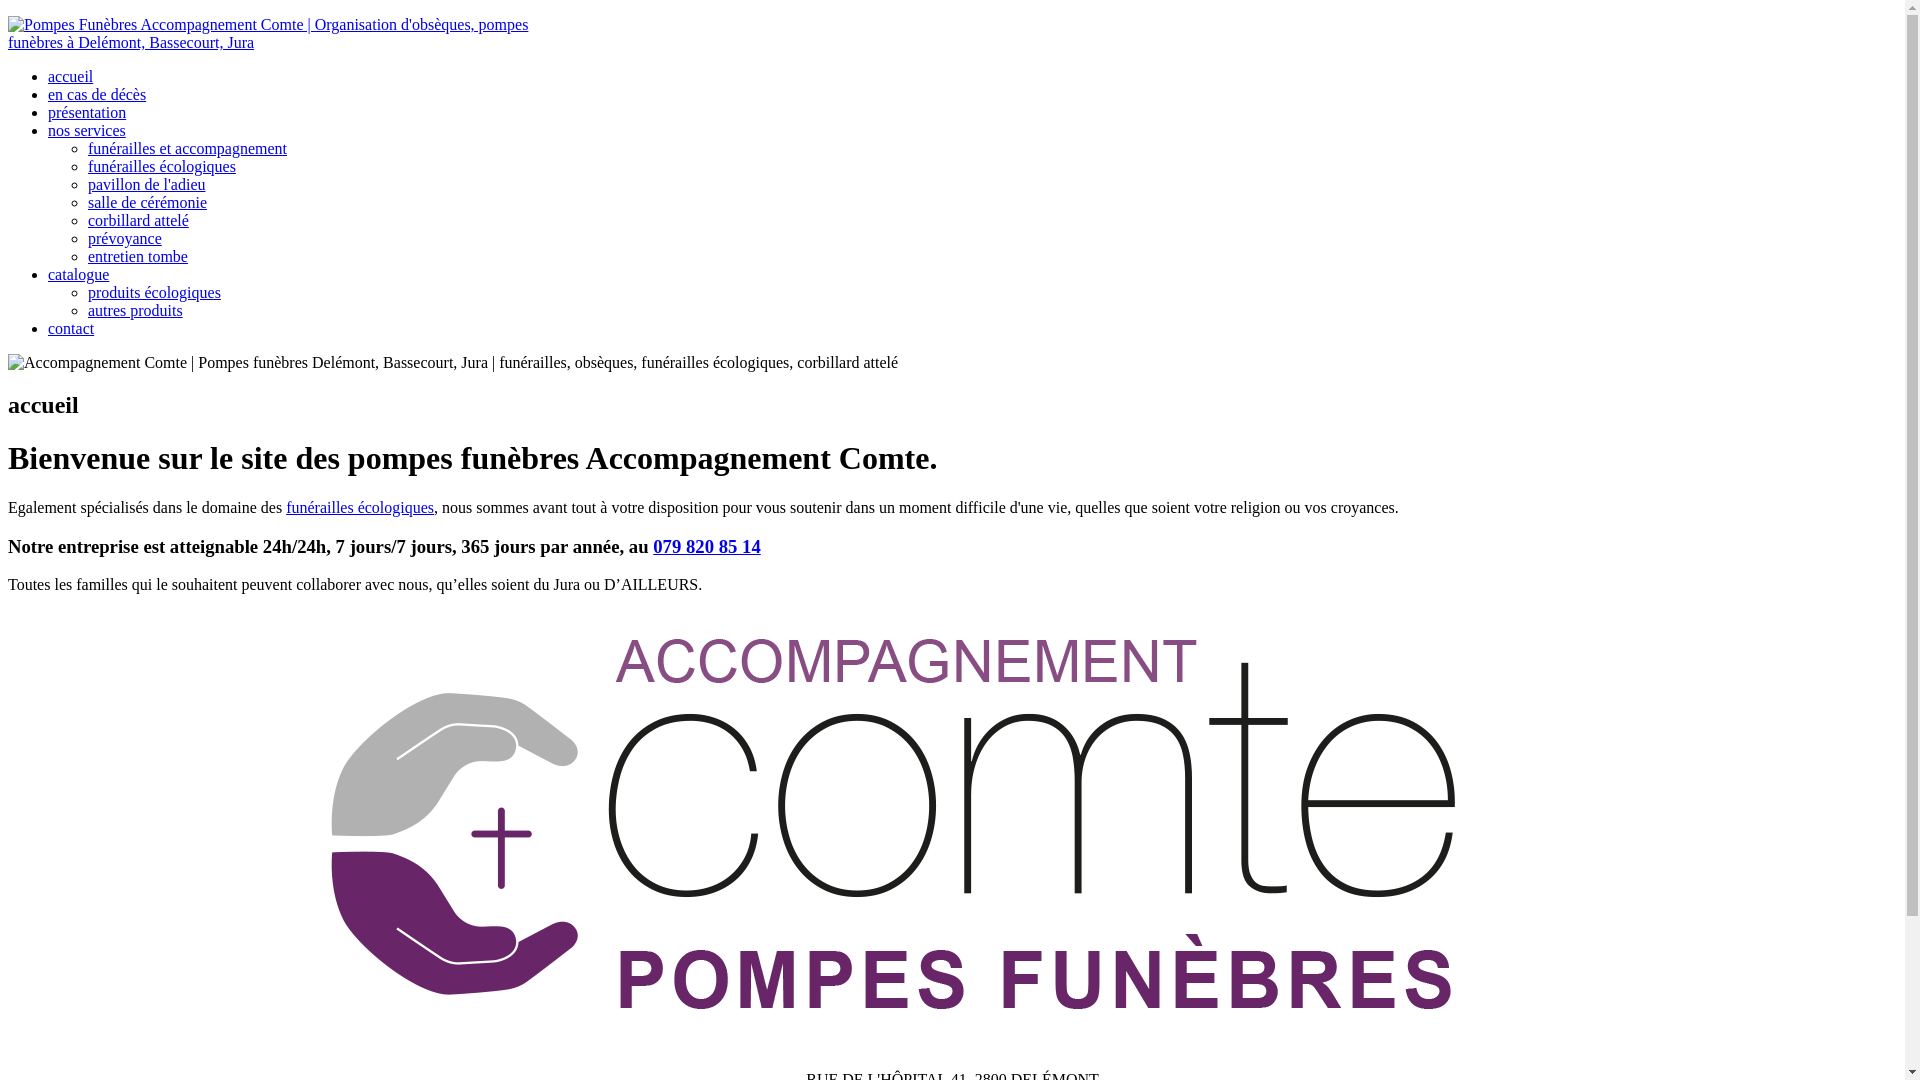 This screenshot has height=1080, width=1920. What do you see at coordinates (137, 255) in the screenshot?
I see `'entretien tombe'` at bounding box center [137, 255].